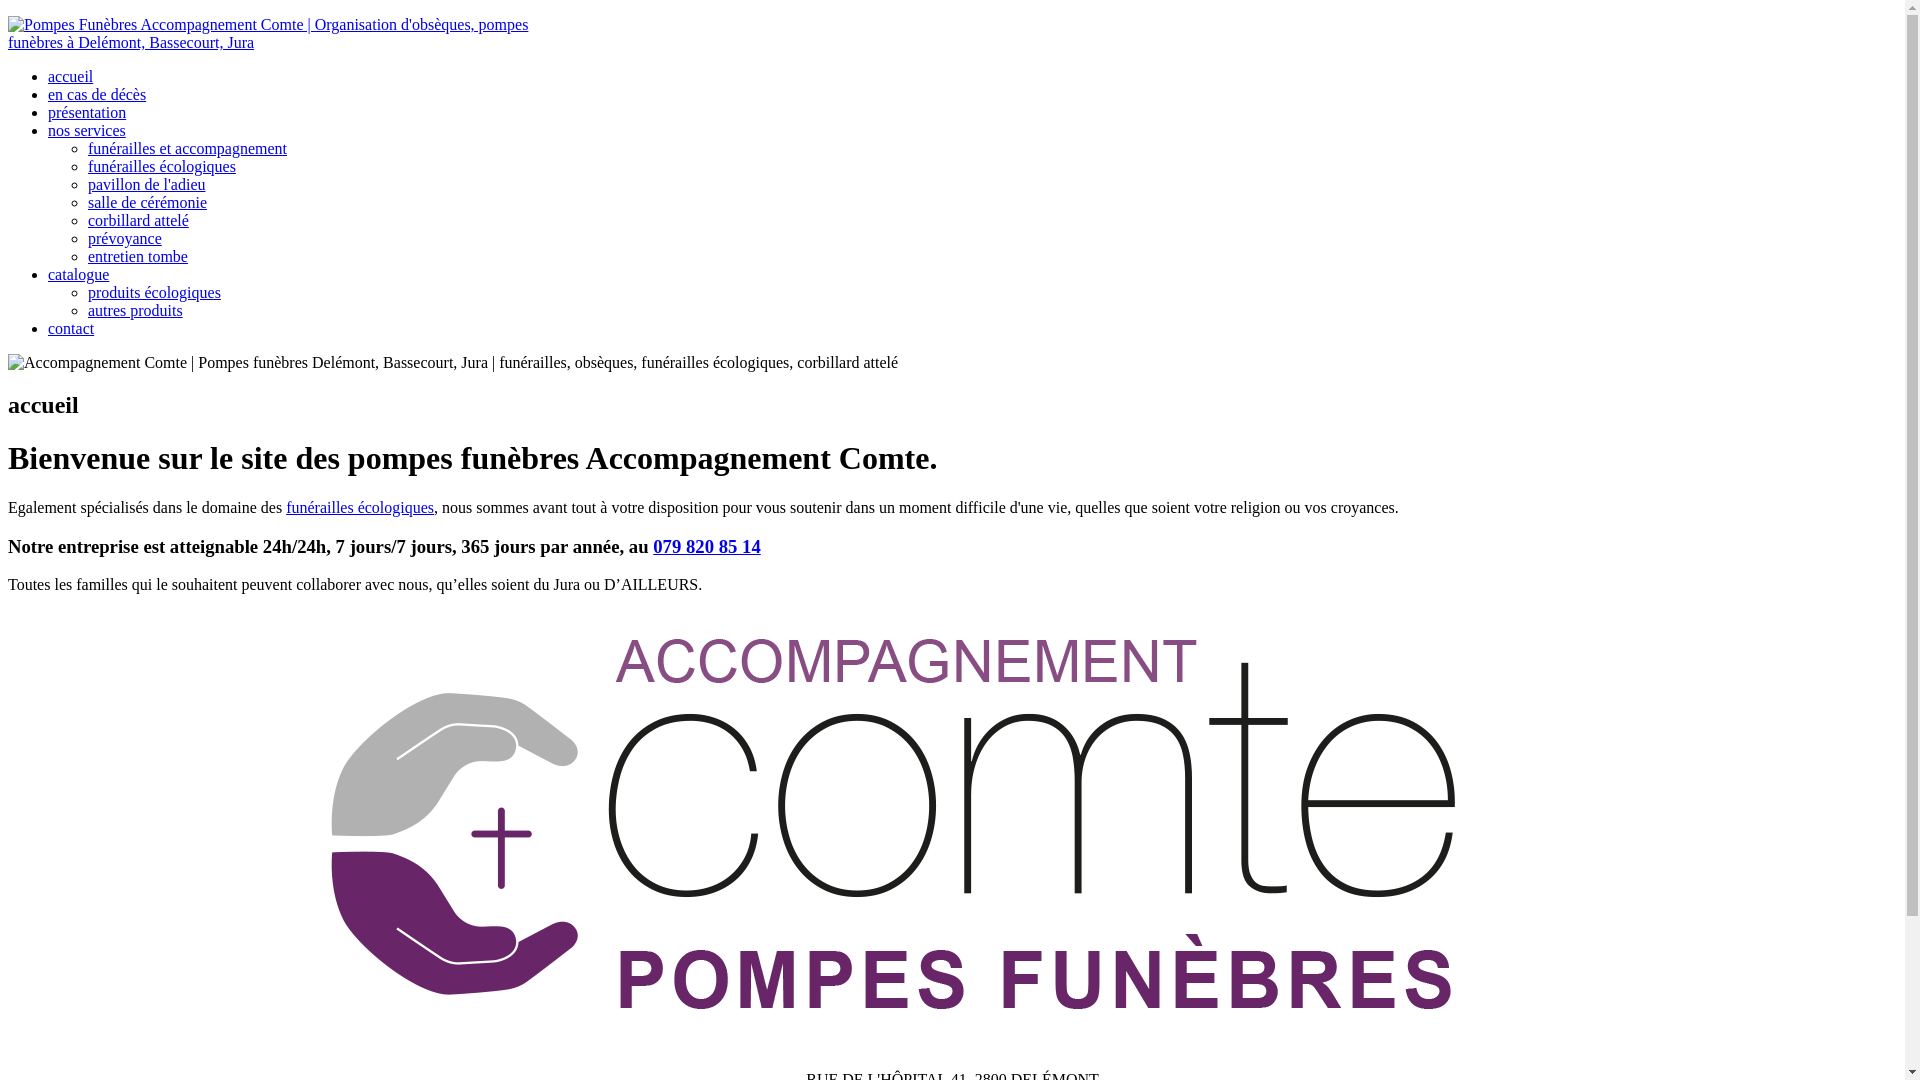 This screenshot has height=1080, width=1920. What do you see at coordinates (137, 255) in the screenshot?
I see `'entretien tombe'` at bounding box center [137, 255].